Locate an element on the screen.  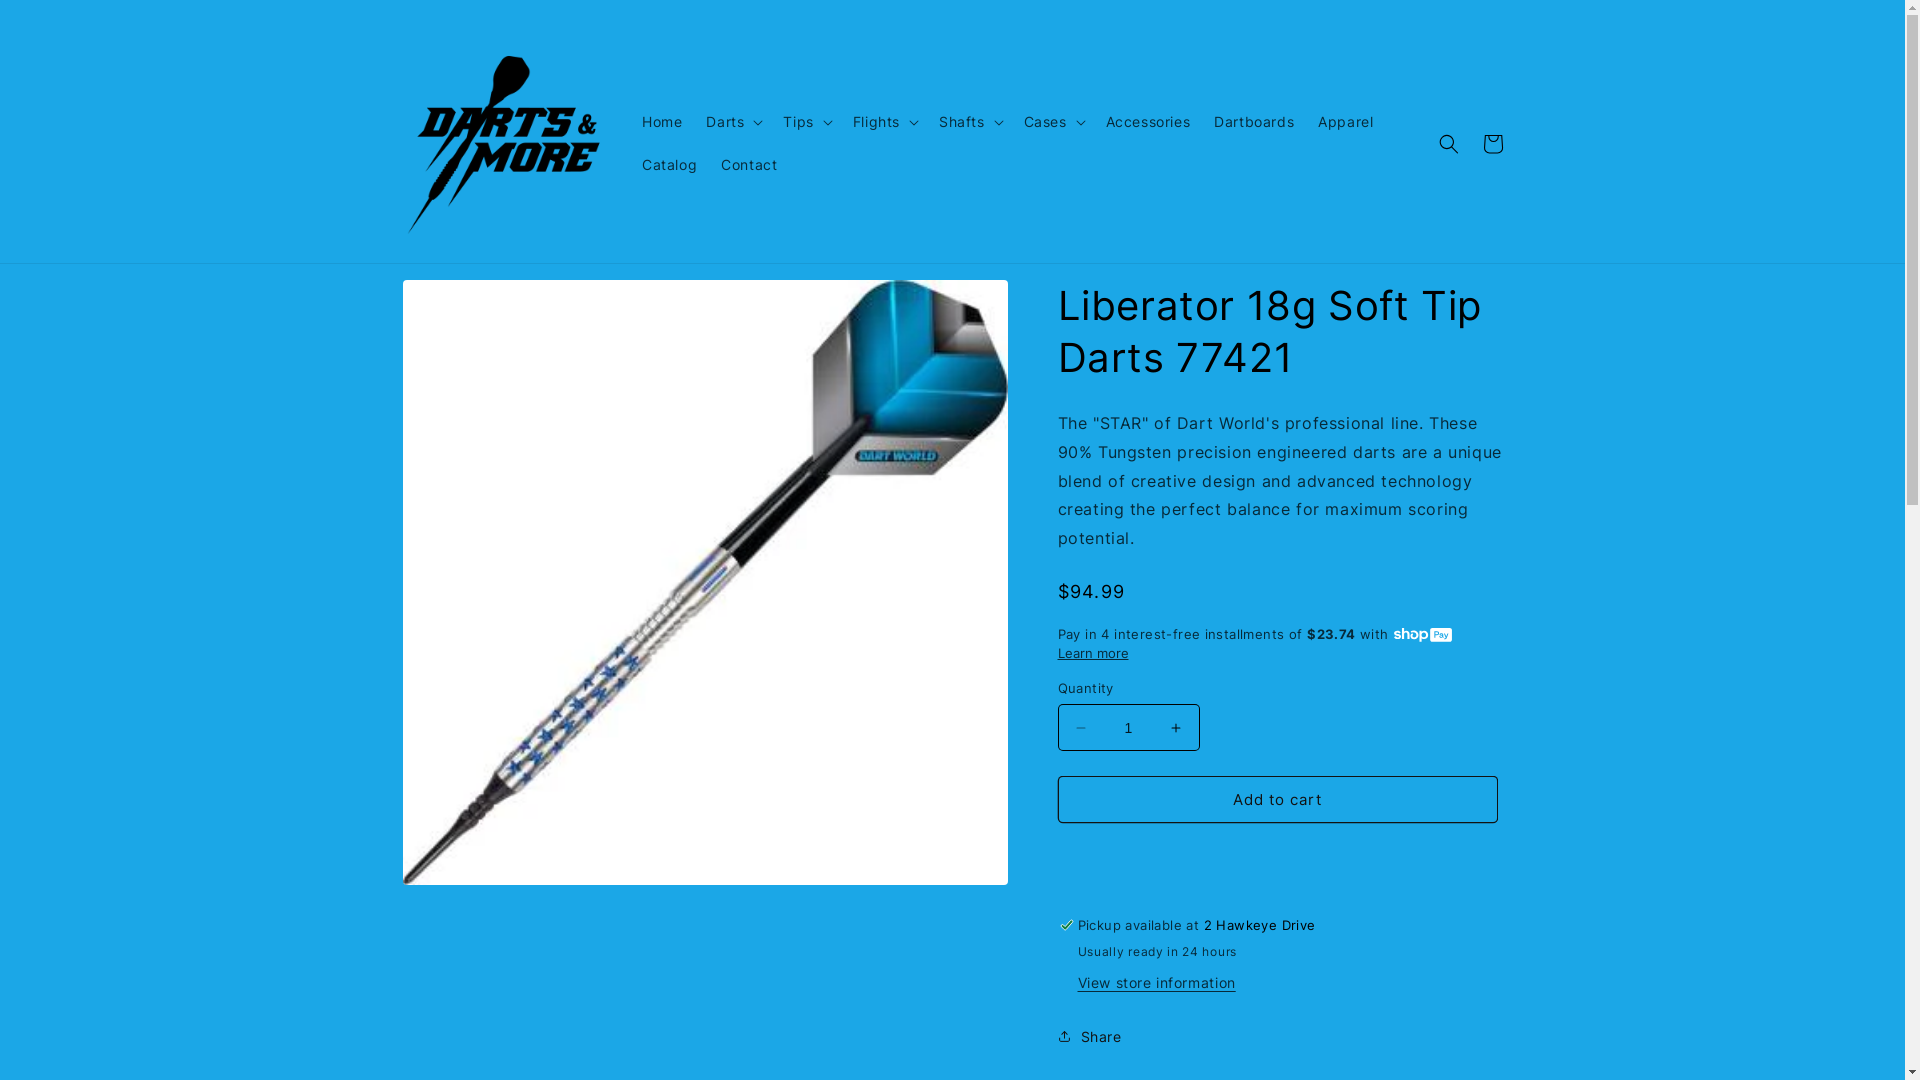
'Decrease quantity for Liberator 18g Soft Tip Darts 77421' is located at coordinates (1056, 727).